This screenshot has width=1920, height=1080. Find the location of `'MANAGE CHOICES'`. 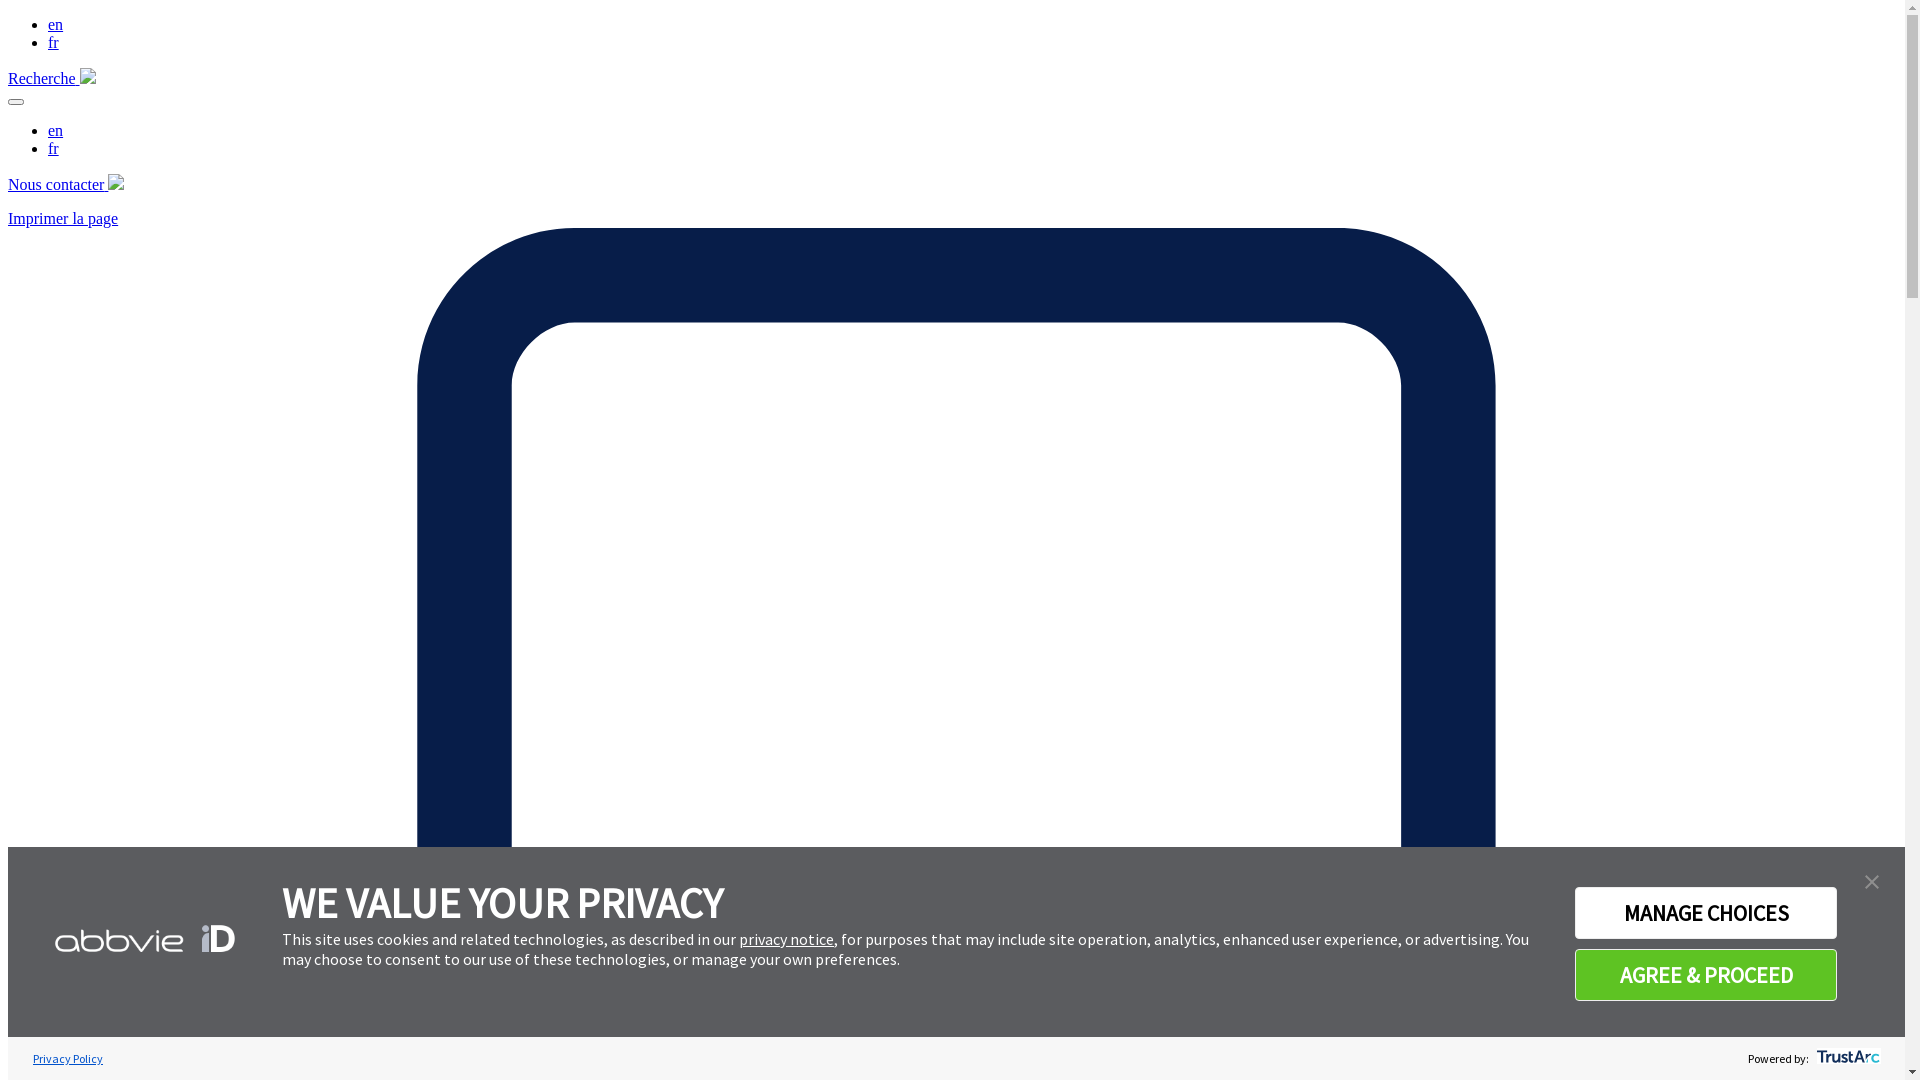

'MANAGE CHOICES' is located at coordinates (1704, 913).